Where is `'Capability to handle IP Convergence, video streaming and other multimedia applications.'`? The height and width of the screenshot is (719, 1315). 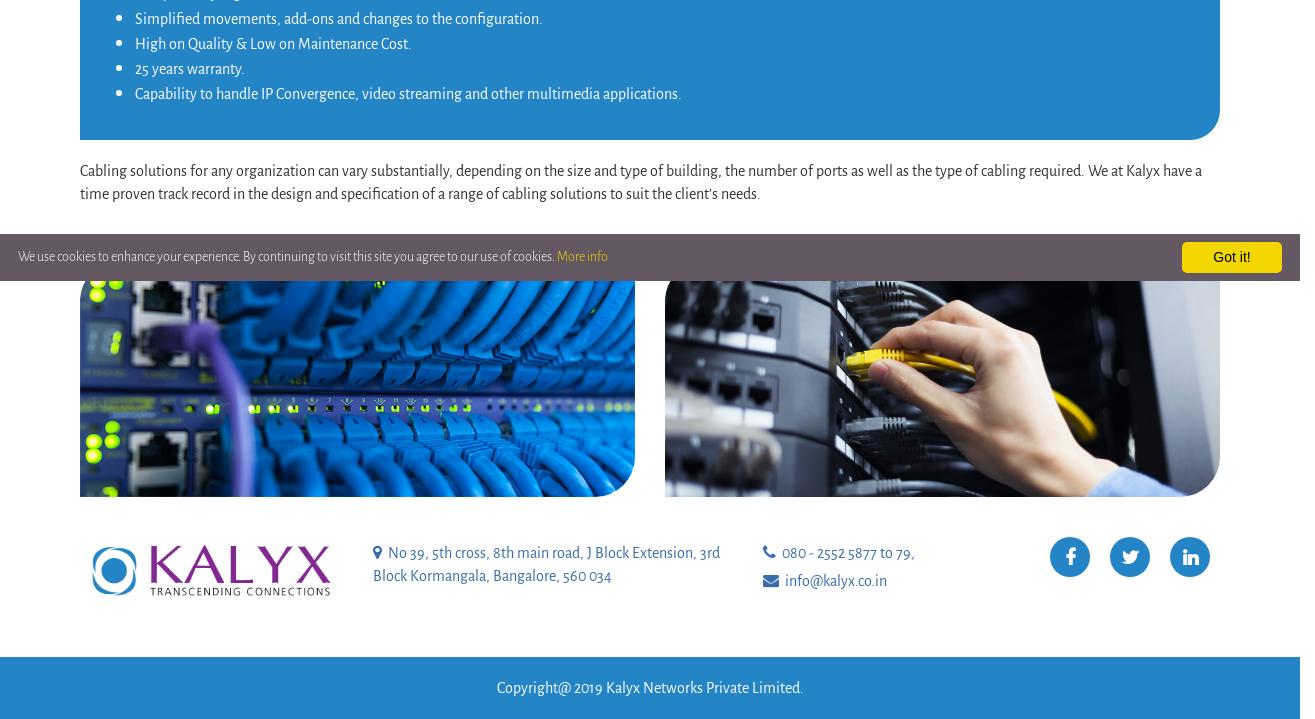
'Capability to handle IP Convergence, video streaming and other multimedia applications.' is located at coordinates (408, 93).